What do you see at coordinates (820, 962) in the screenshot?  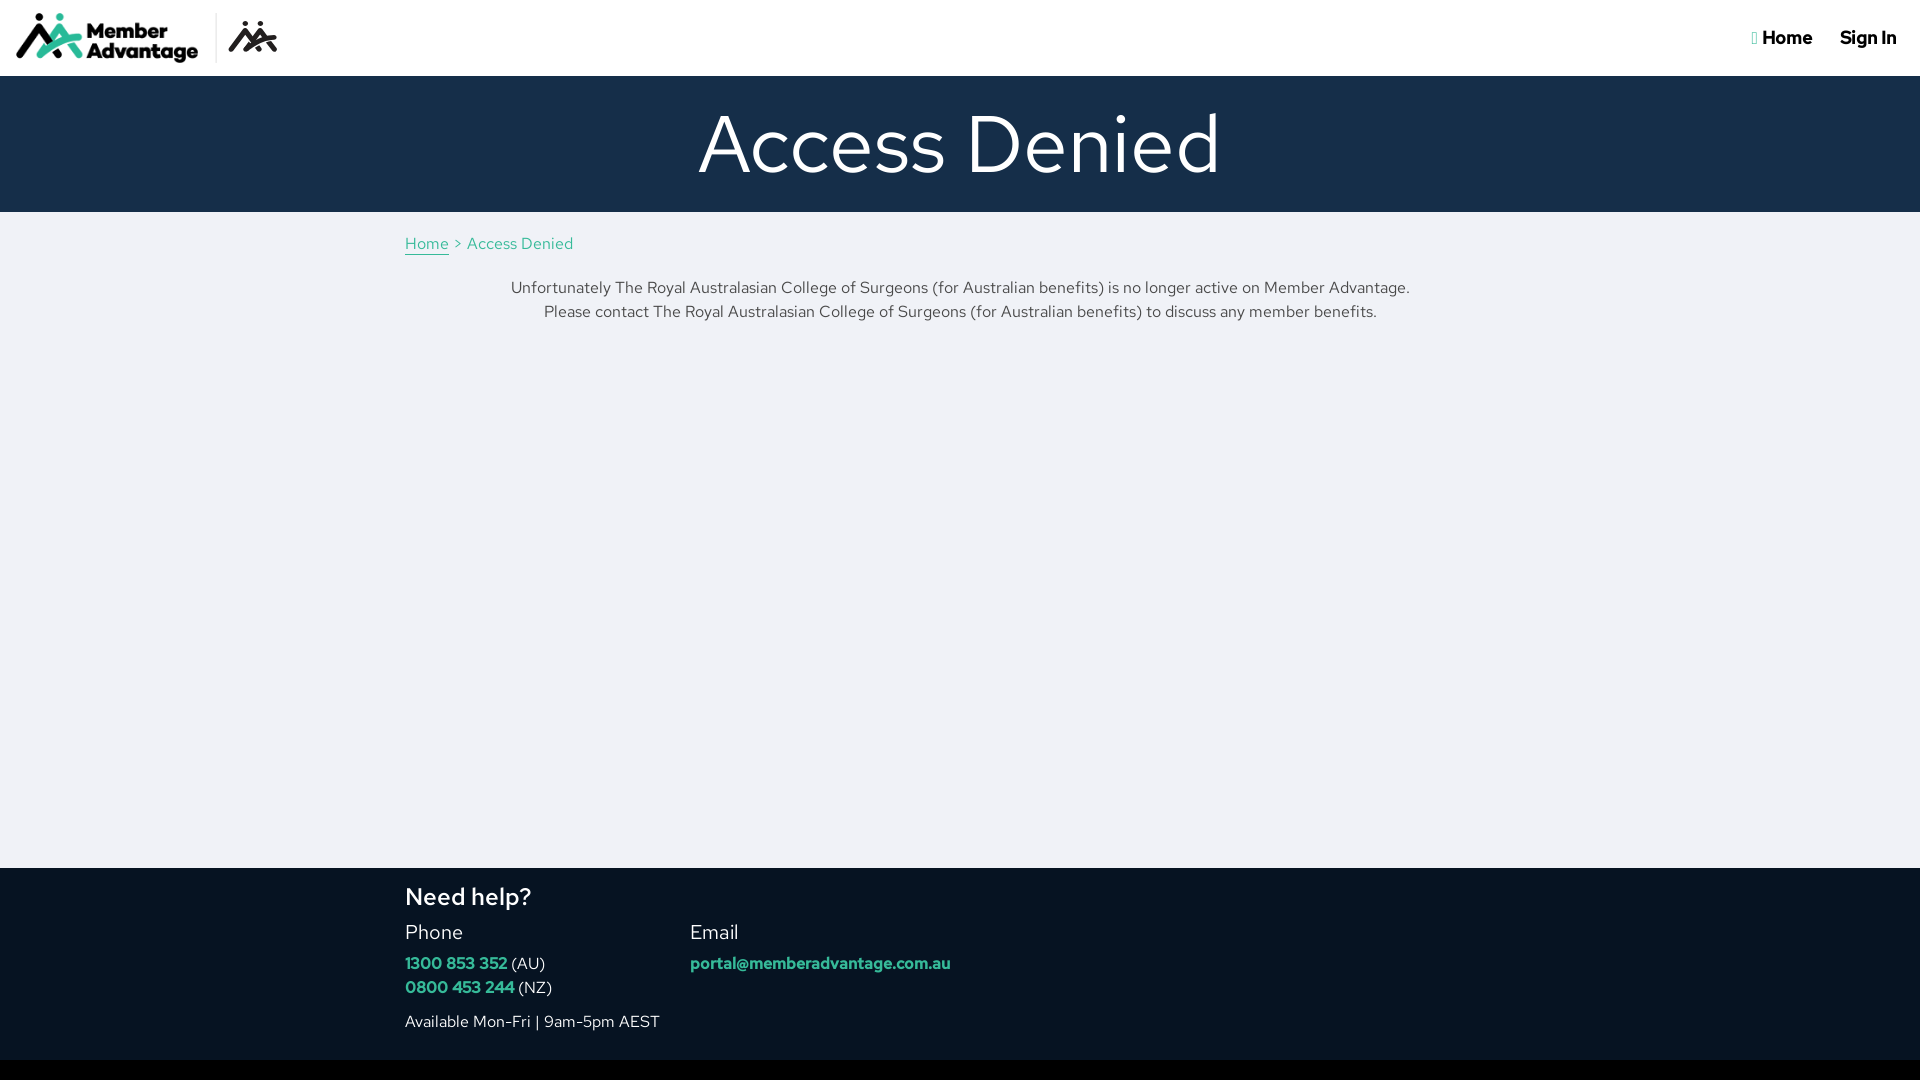 I see `'portal@memberadvantage.com.au'` at bounding box center [820, 962].